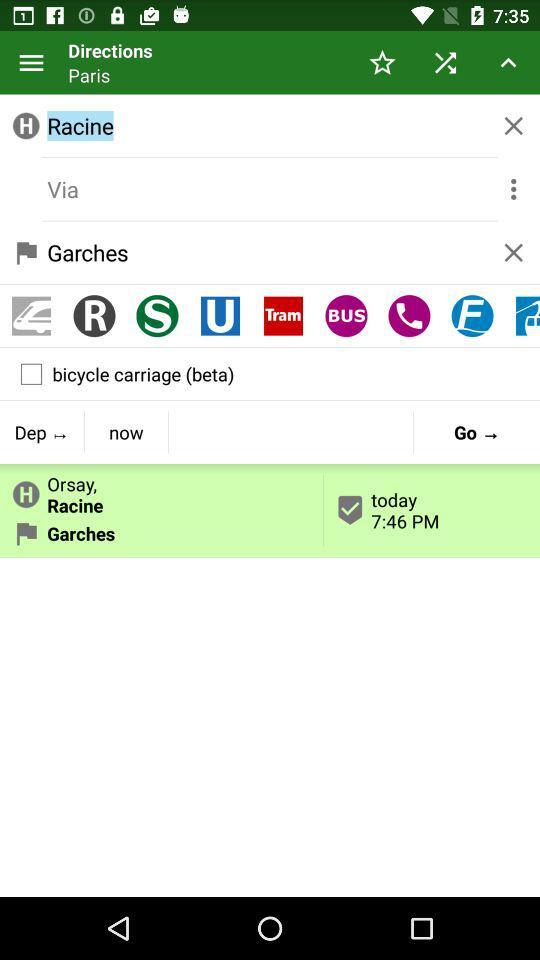  Describe the element at coordinates (472, 316) in the screenshot. I see `the checkbox above the bicycle carriage (beta) checkbox` at that location.